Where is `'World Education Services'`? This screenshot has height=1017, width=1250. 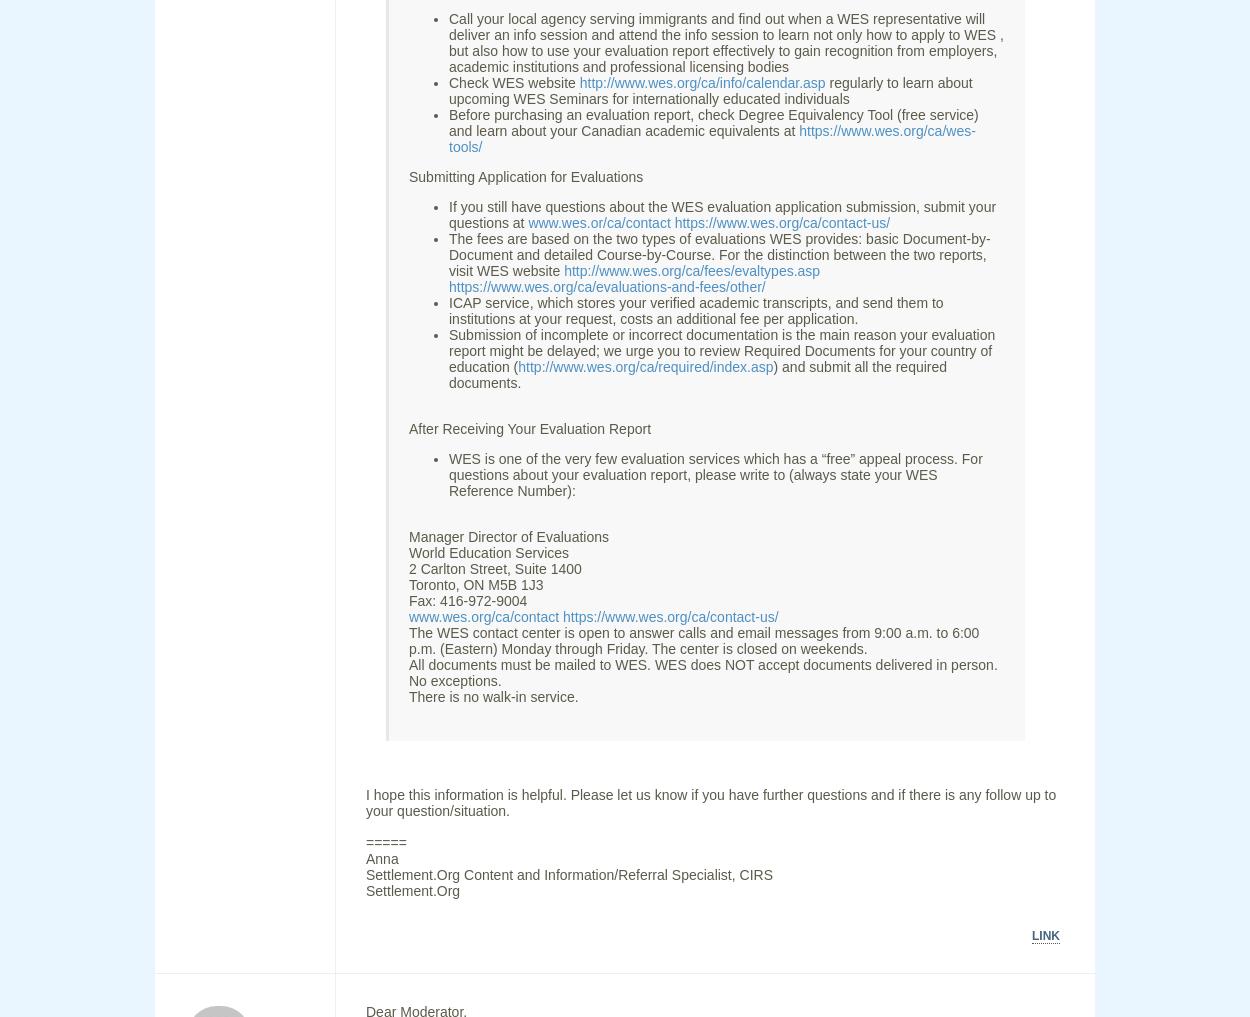
'World Education Services' is located at coordinates (409, 553).